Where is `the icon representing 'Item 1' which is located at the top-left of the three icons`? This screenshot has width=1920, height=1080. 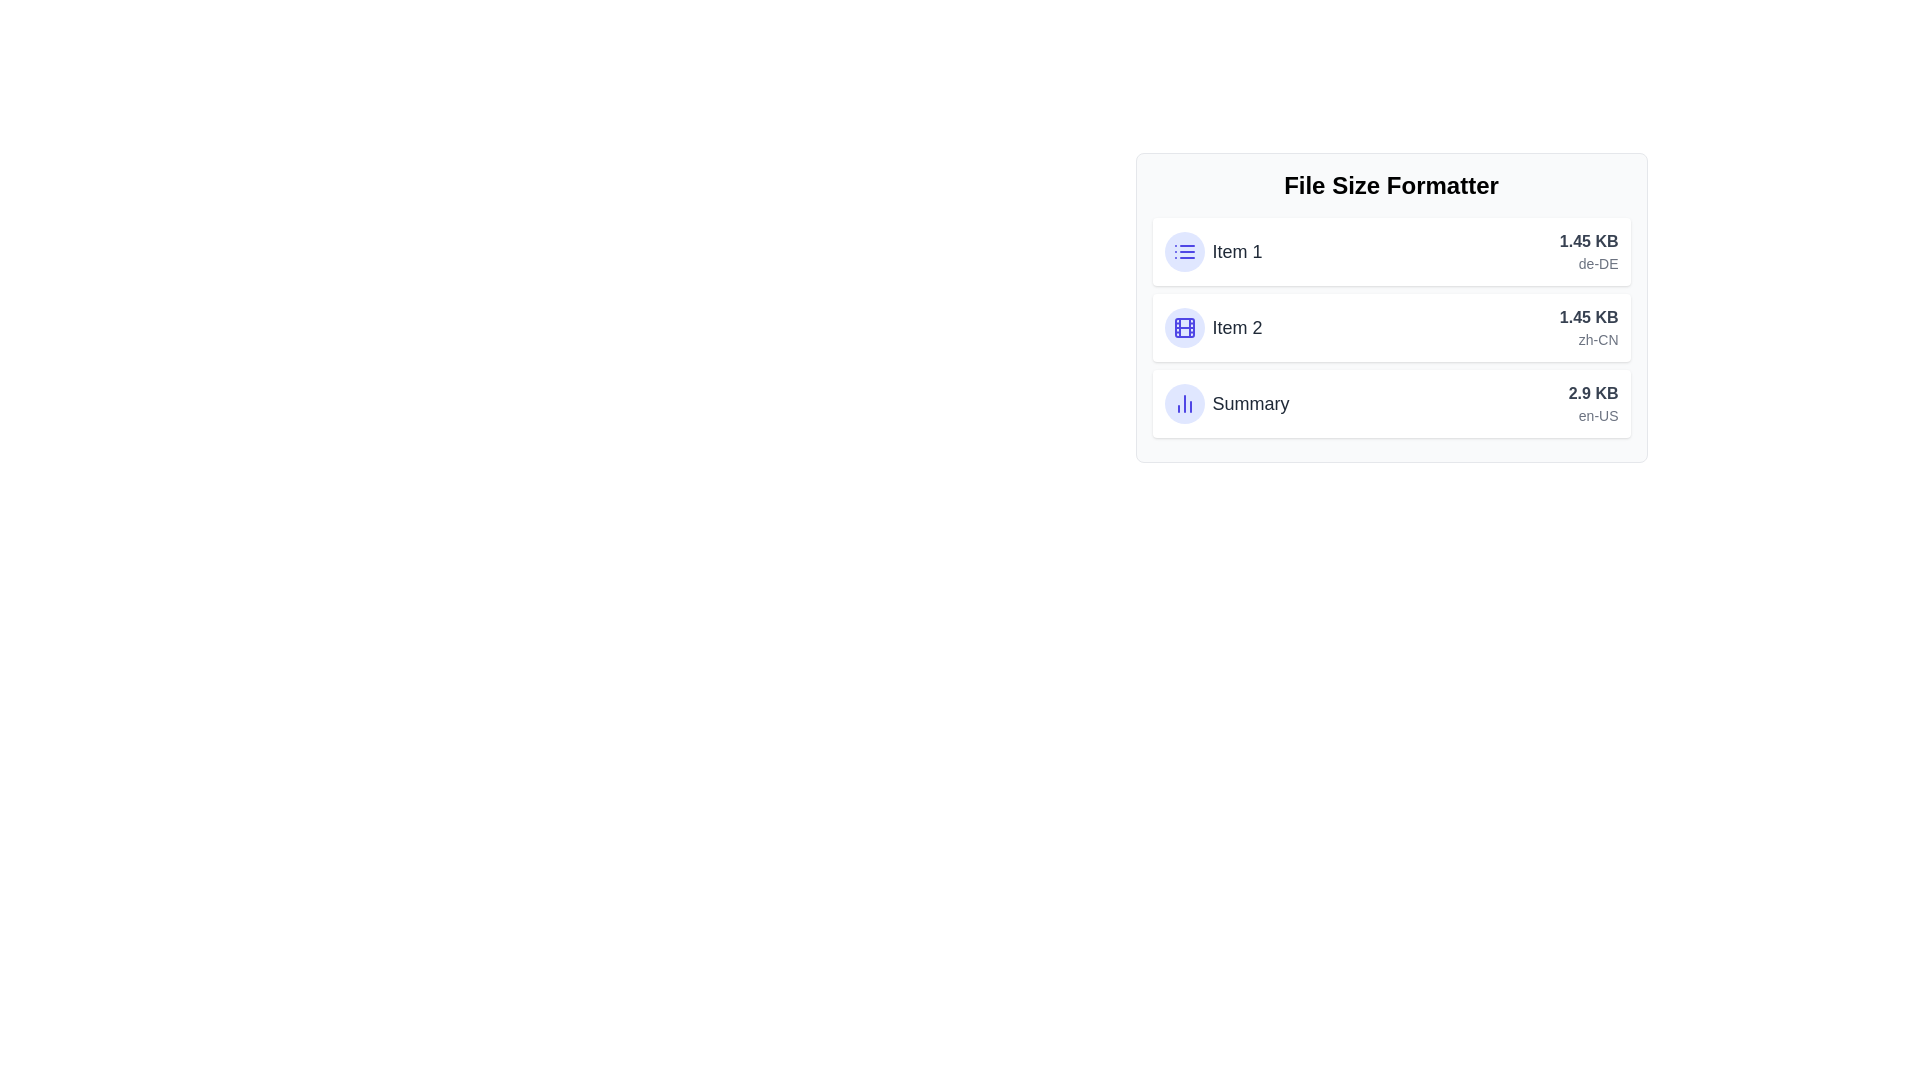
the icon representing 'Item 1' which is located at the top-left of the three icons is located at coordinates (1184, 250).